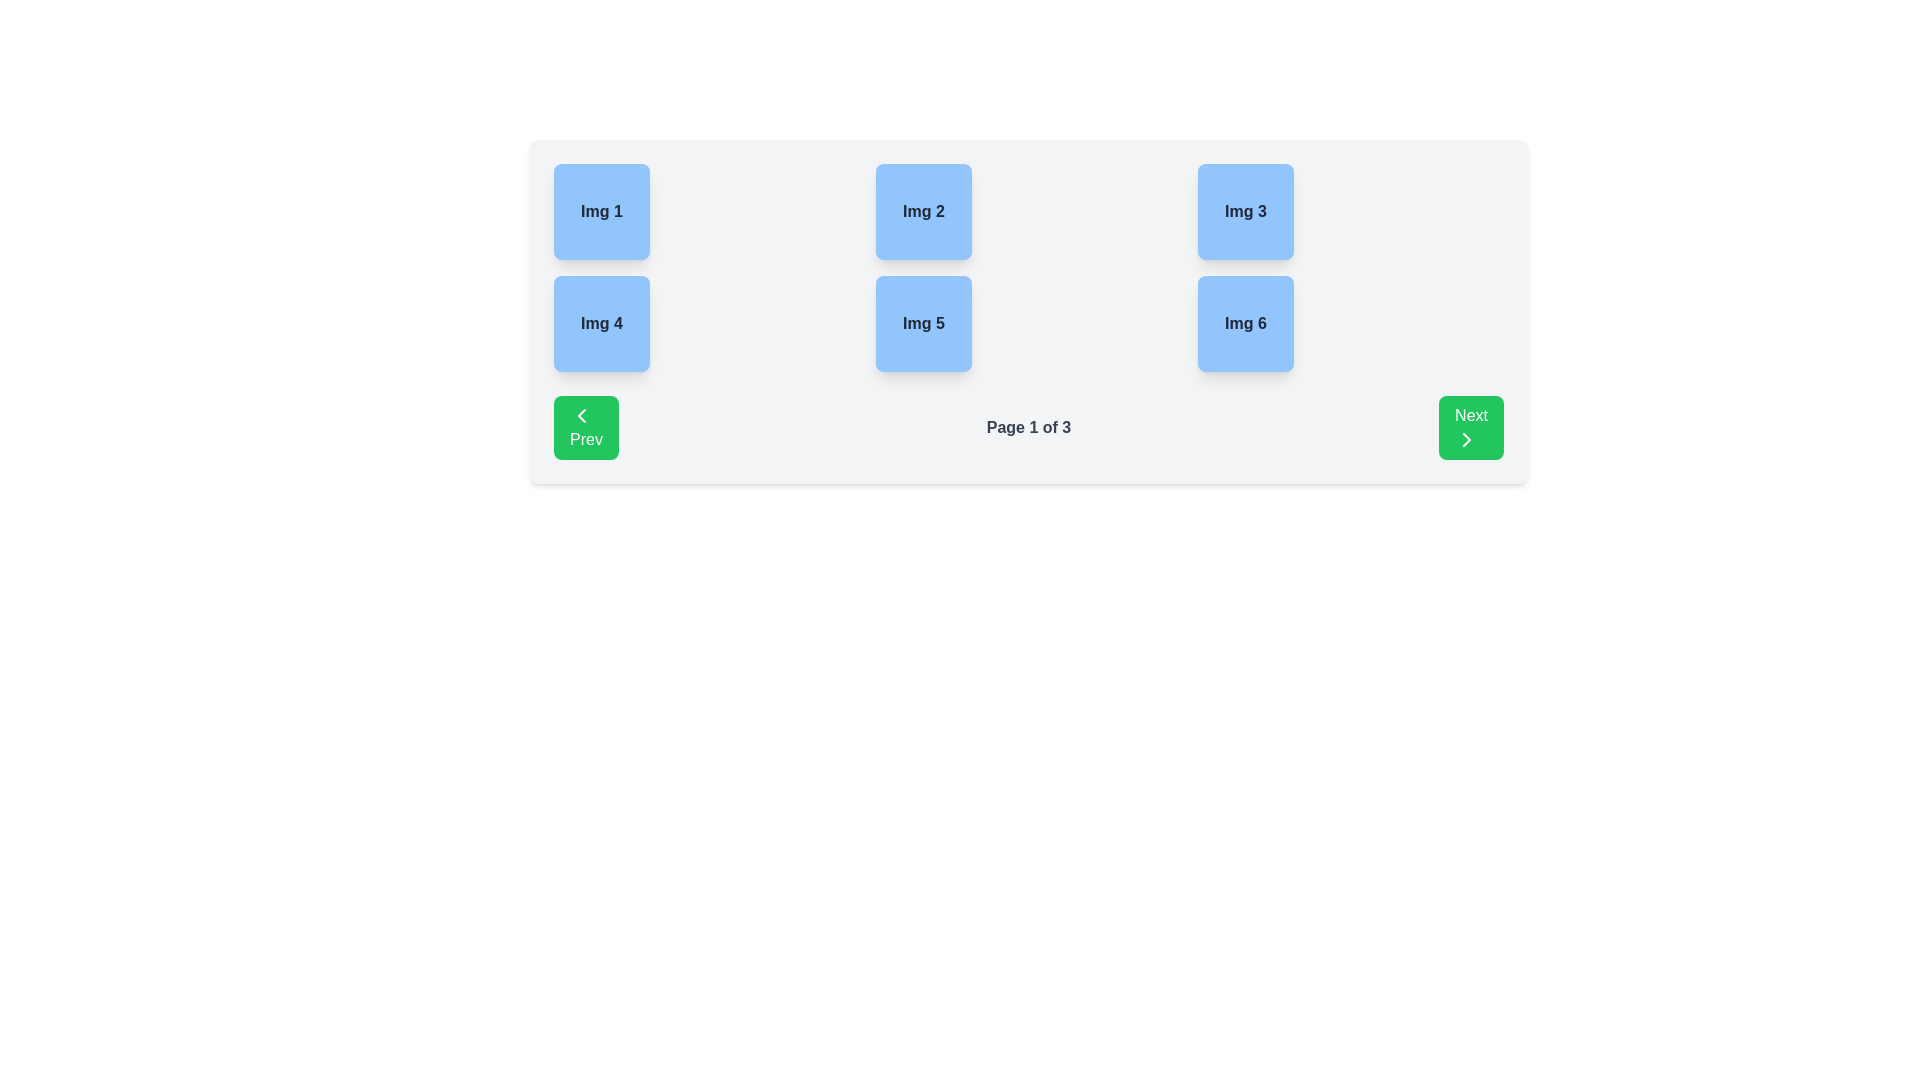  What do you see at coordinates (1245, 212) in the screenshot?
I see `the text label displaying 'Img 3', which is located in the top-rightmost blue box of a 2x3 grid, featuring a bold, dark gray font and a rounded light blue background` at bounding box center [1245, 212].